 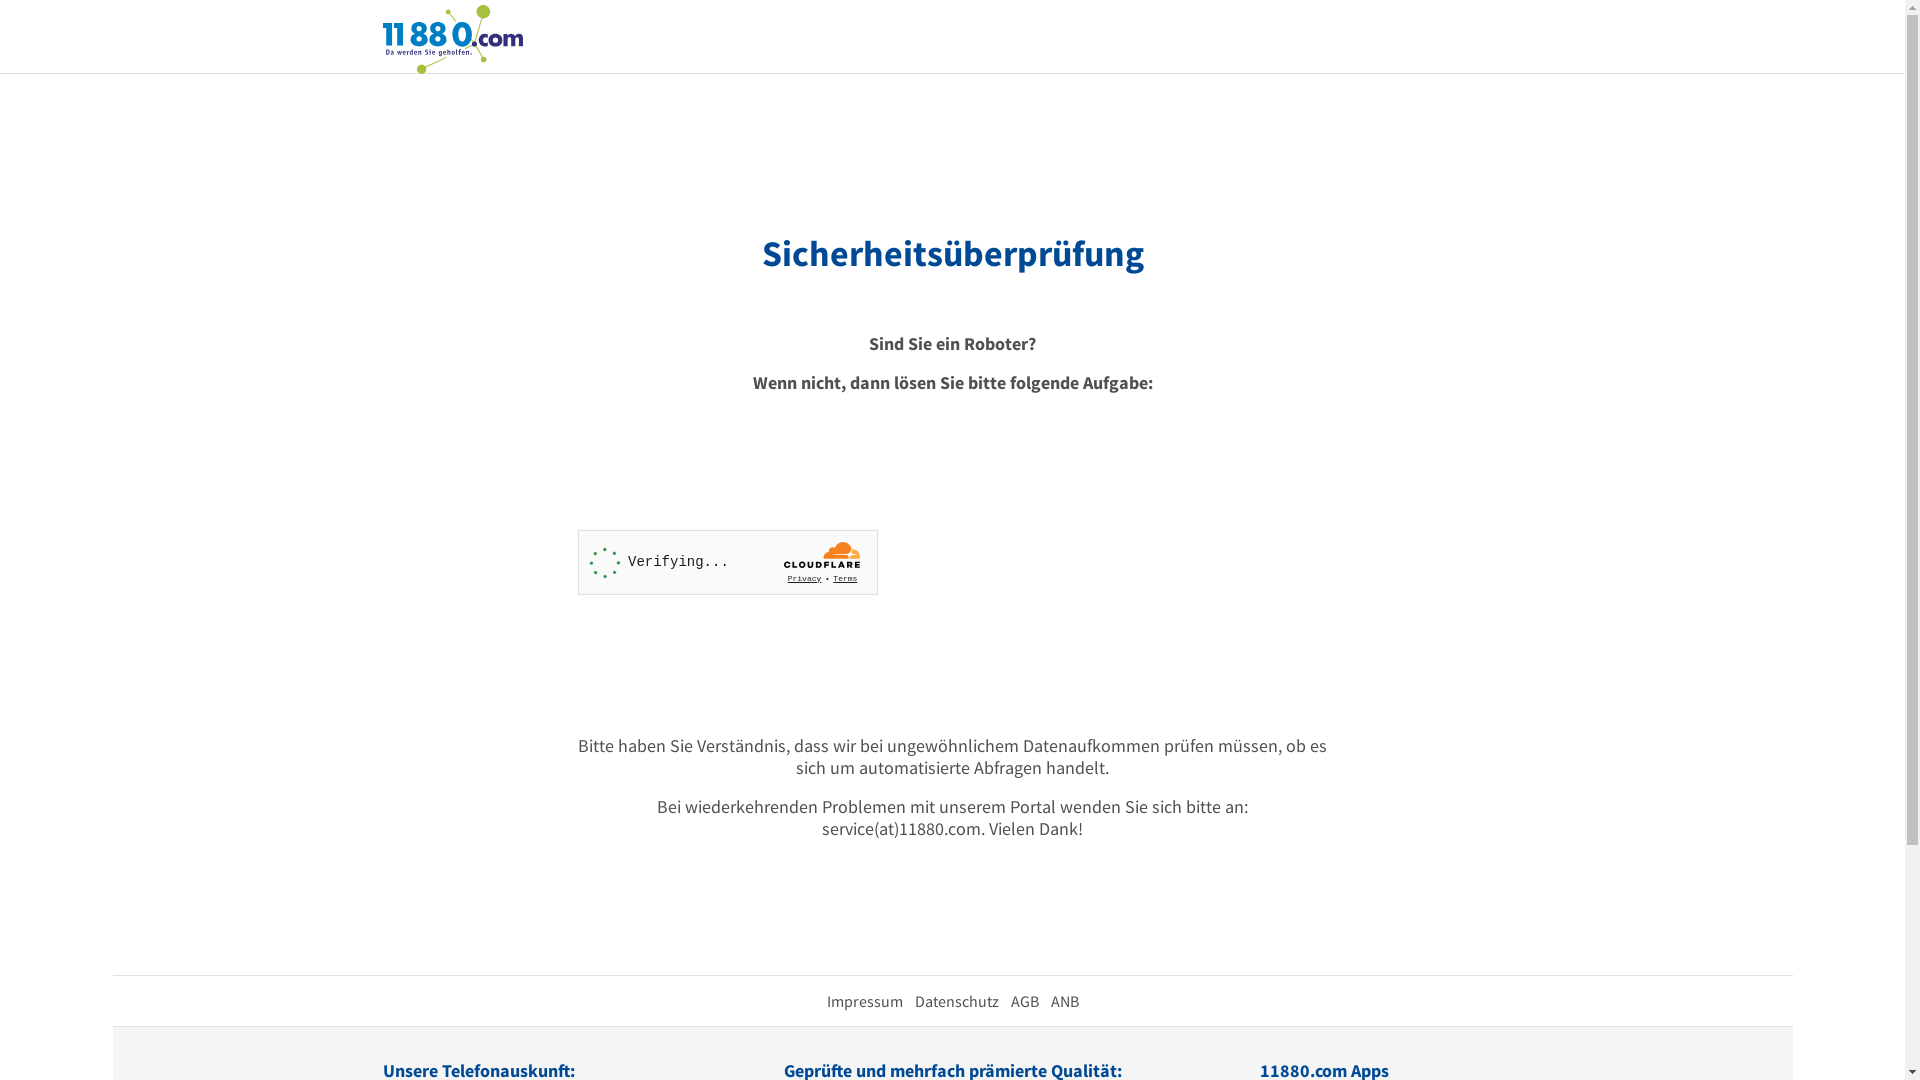 What do you see at coordinates (864, 1001) in the screenshot?
I see `'Impressum'` at bounding box center [864, 1001].